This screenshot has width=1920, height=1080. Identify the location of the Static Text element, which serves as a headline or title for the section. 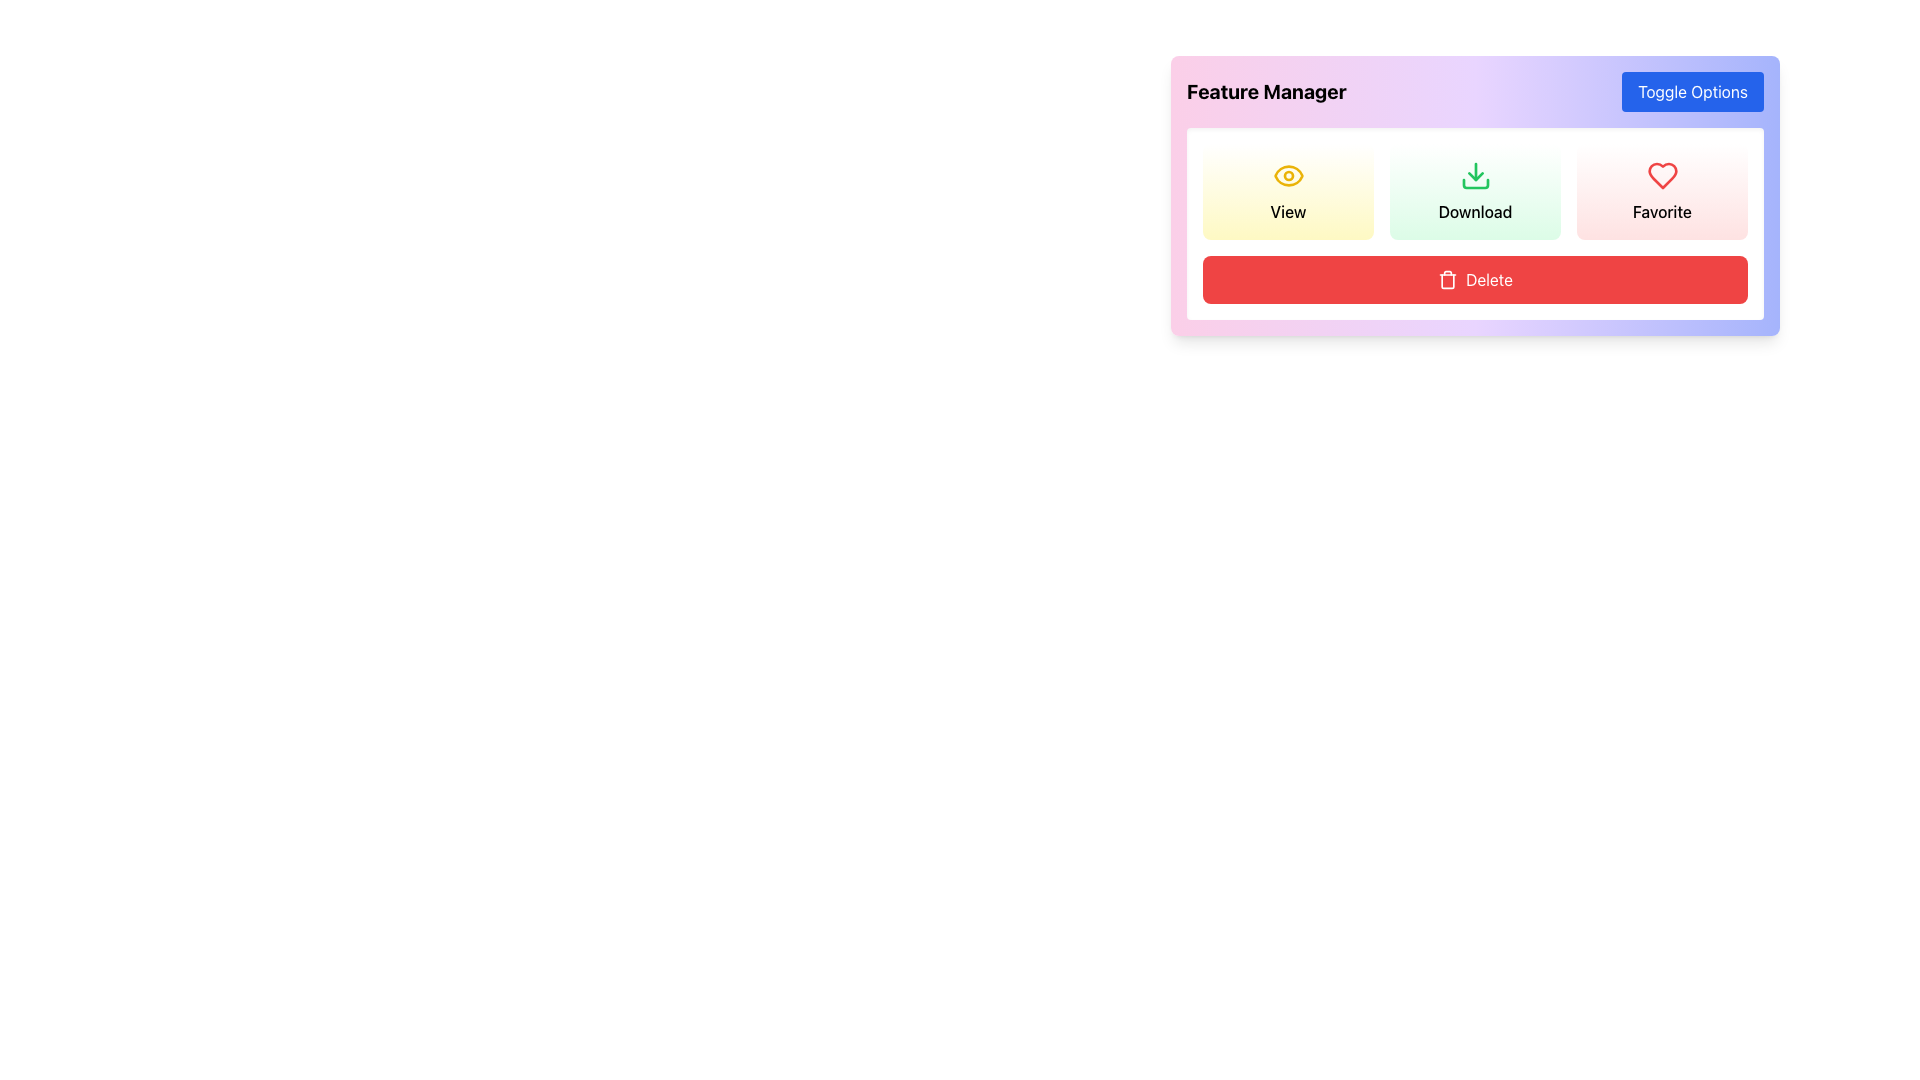
(1265, 92).